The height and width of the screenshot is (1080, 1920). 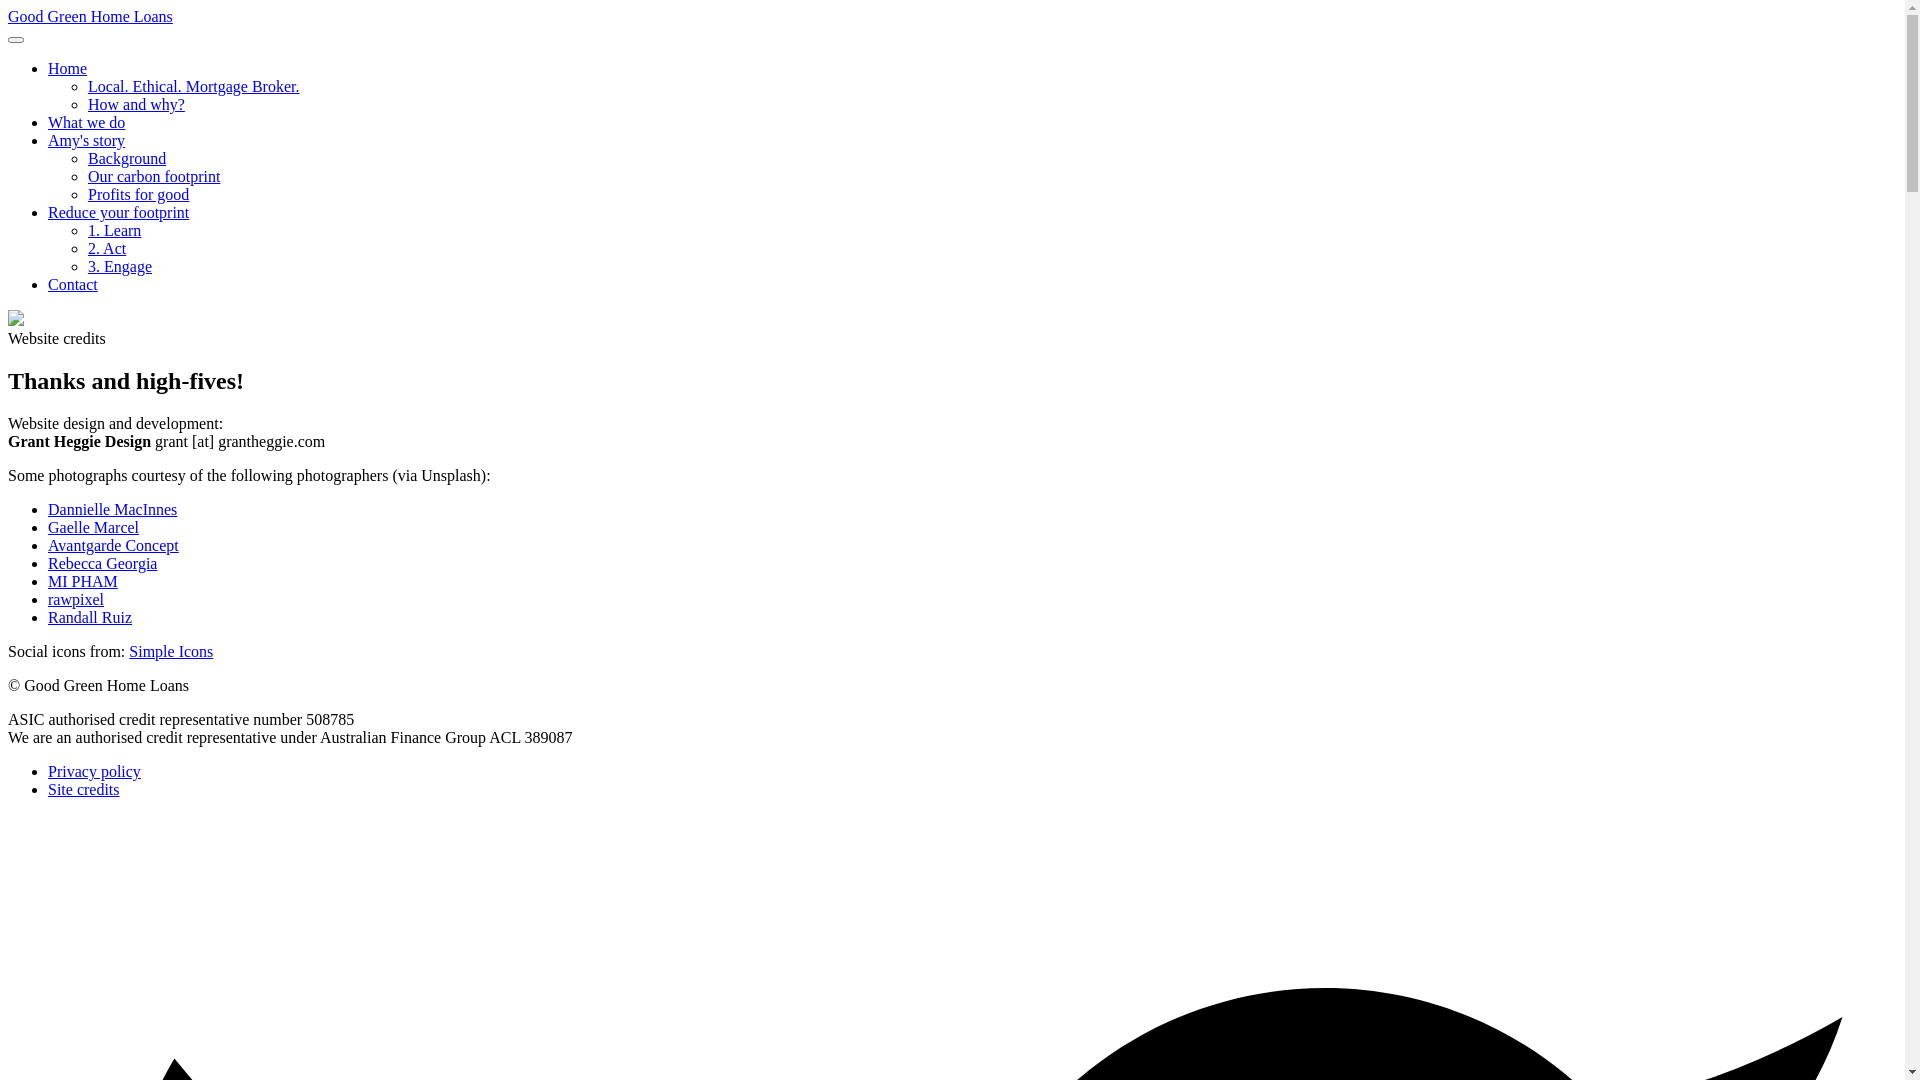 I want to click on 'Reduce your footprint', so click(x=117, y=212).